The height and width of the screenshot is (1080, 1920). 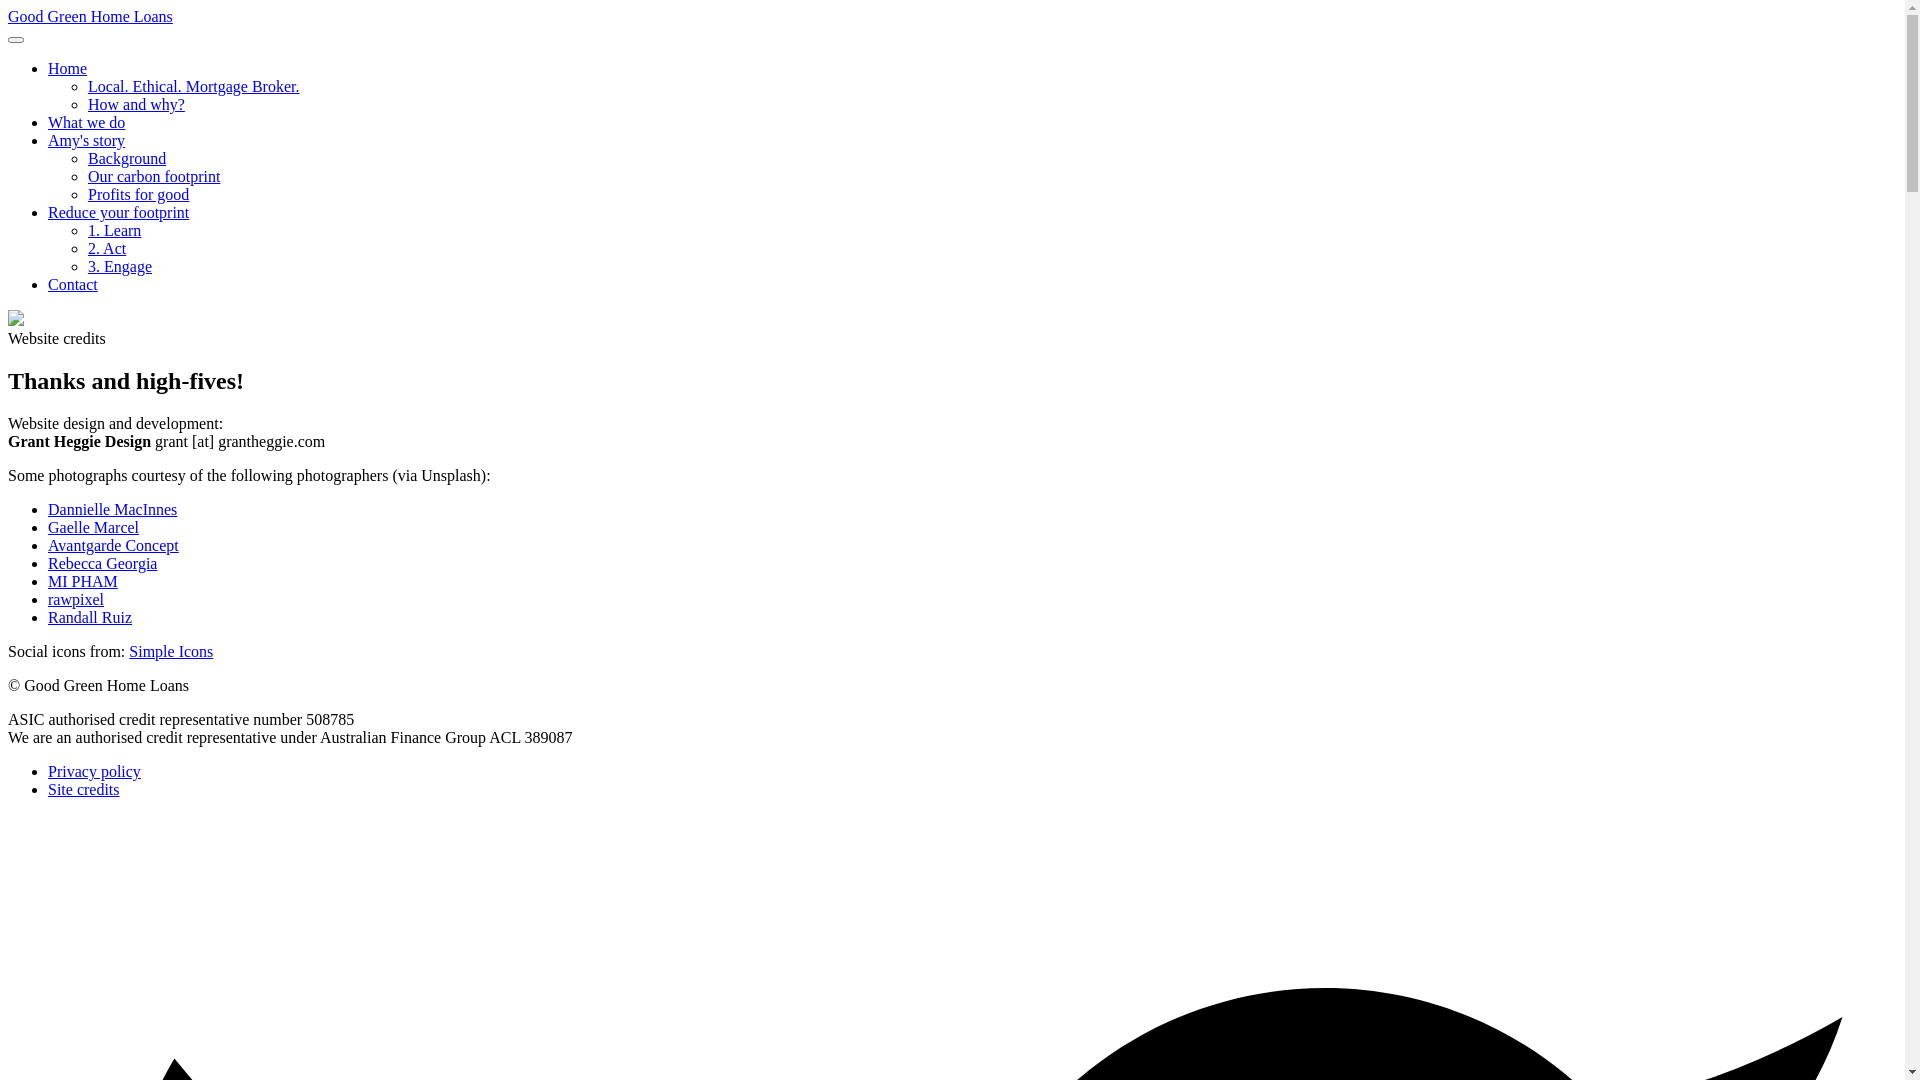 I want to click on 'Reduce your footprint', so click(x=117, y=212).